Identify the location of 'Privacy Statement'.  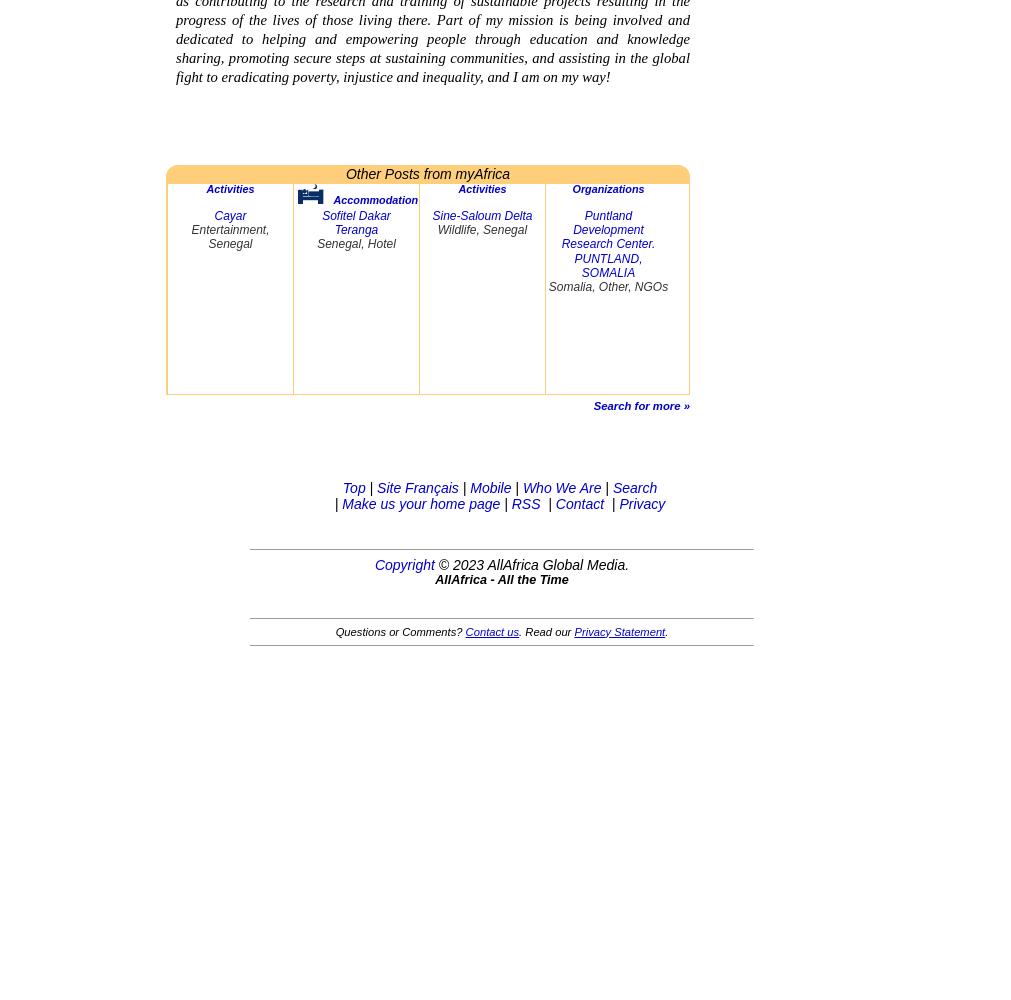
(619, 631).